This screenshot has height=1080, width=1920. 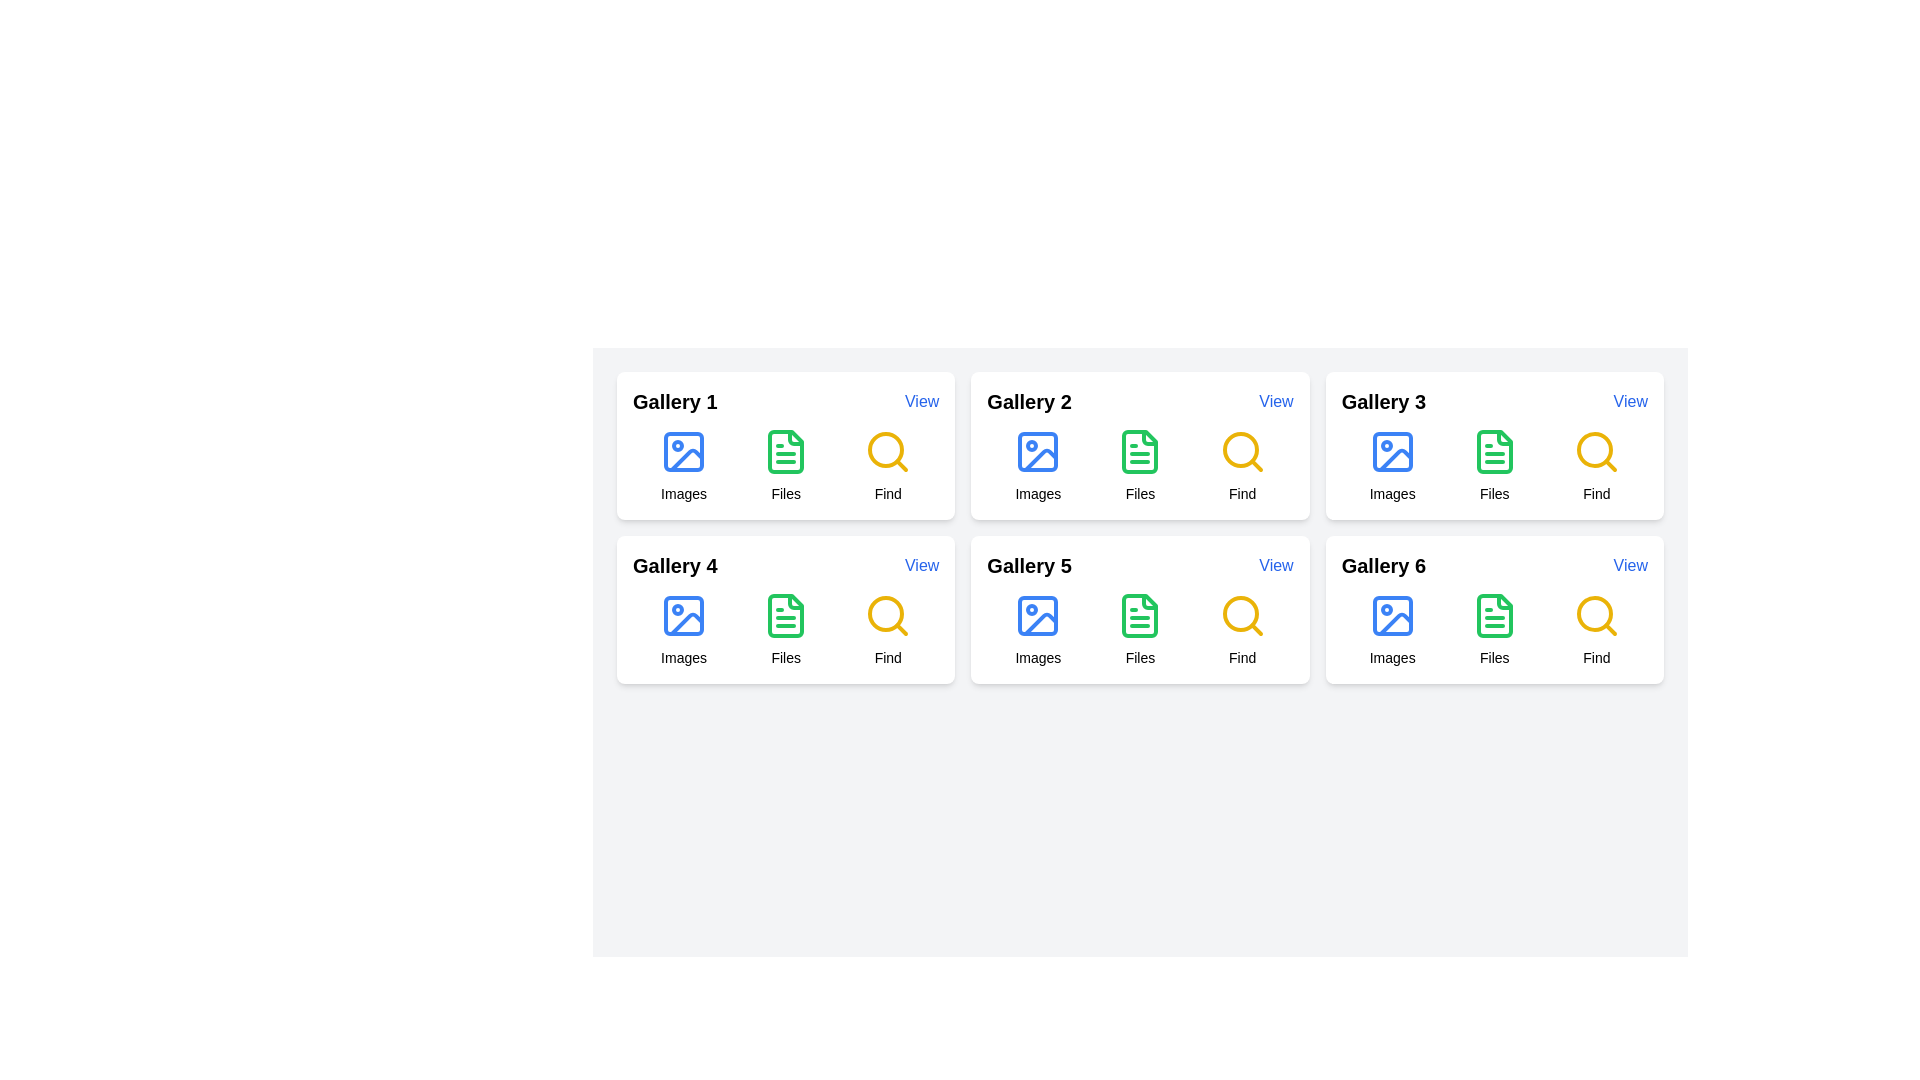 What do you see at coordinates (1593, 450) in the screenshot?
I see `the 'Find' button represented by the circular SVG component of the magnifying glass icon, located as the third option in the action row for 'Gallery 3'` at bounding box center [1593, 450].